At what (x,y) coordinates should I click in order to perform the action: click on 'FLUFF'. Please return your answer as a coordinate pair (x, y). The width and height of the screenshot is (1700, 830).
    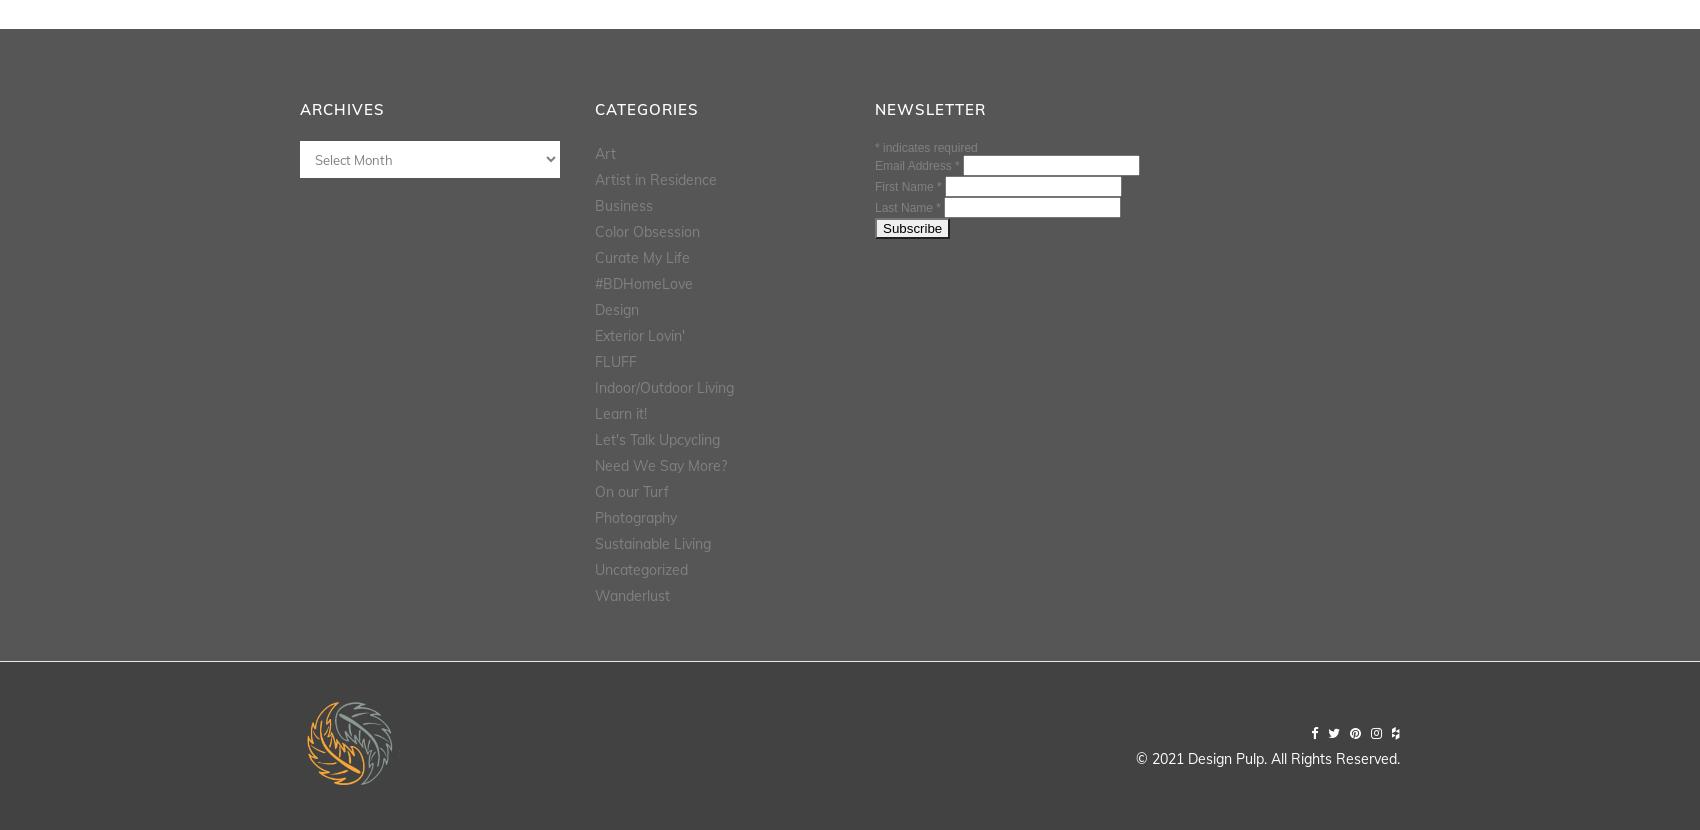
    Looking at the image, I should click on (615, 361).